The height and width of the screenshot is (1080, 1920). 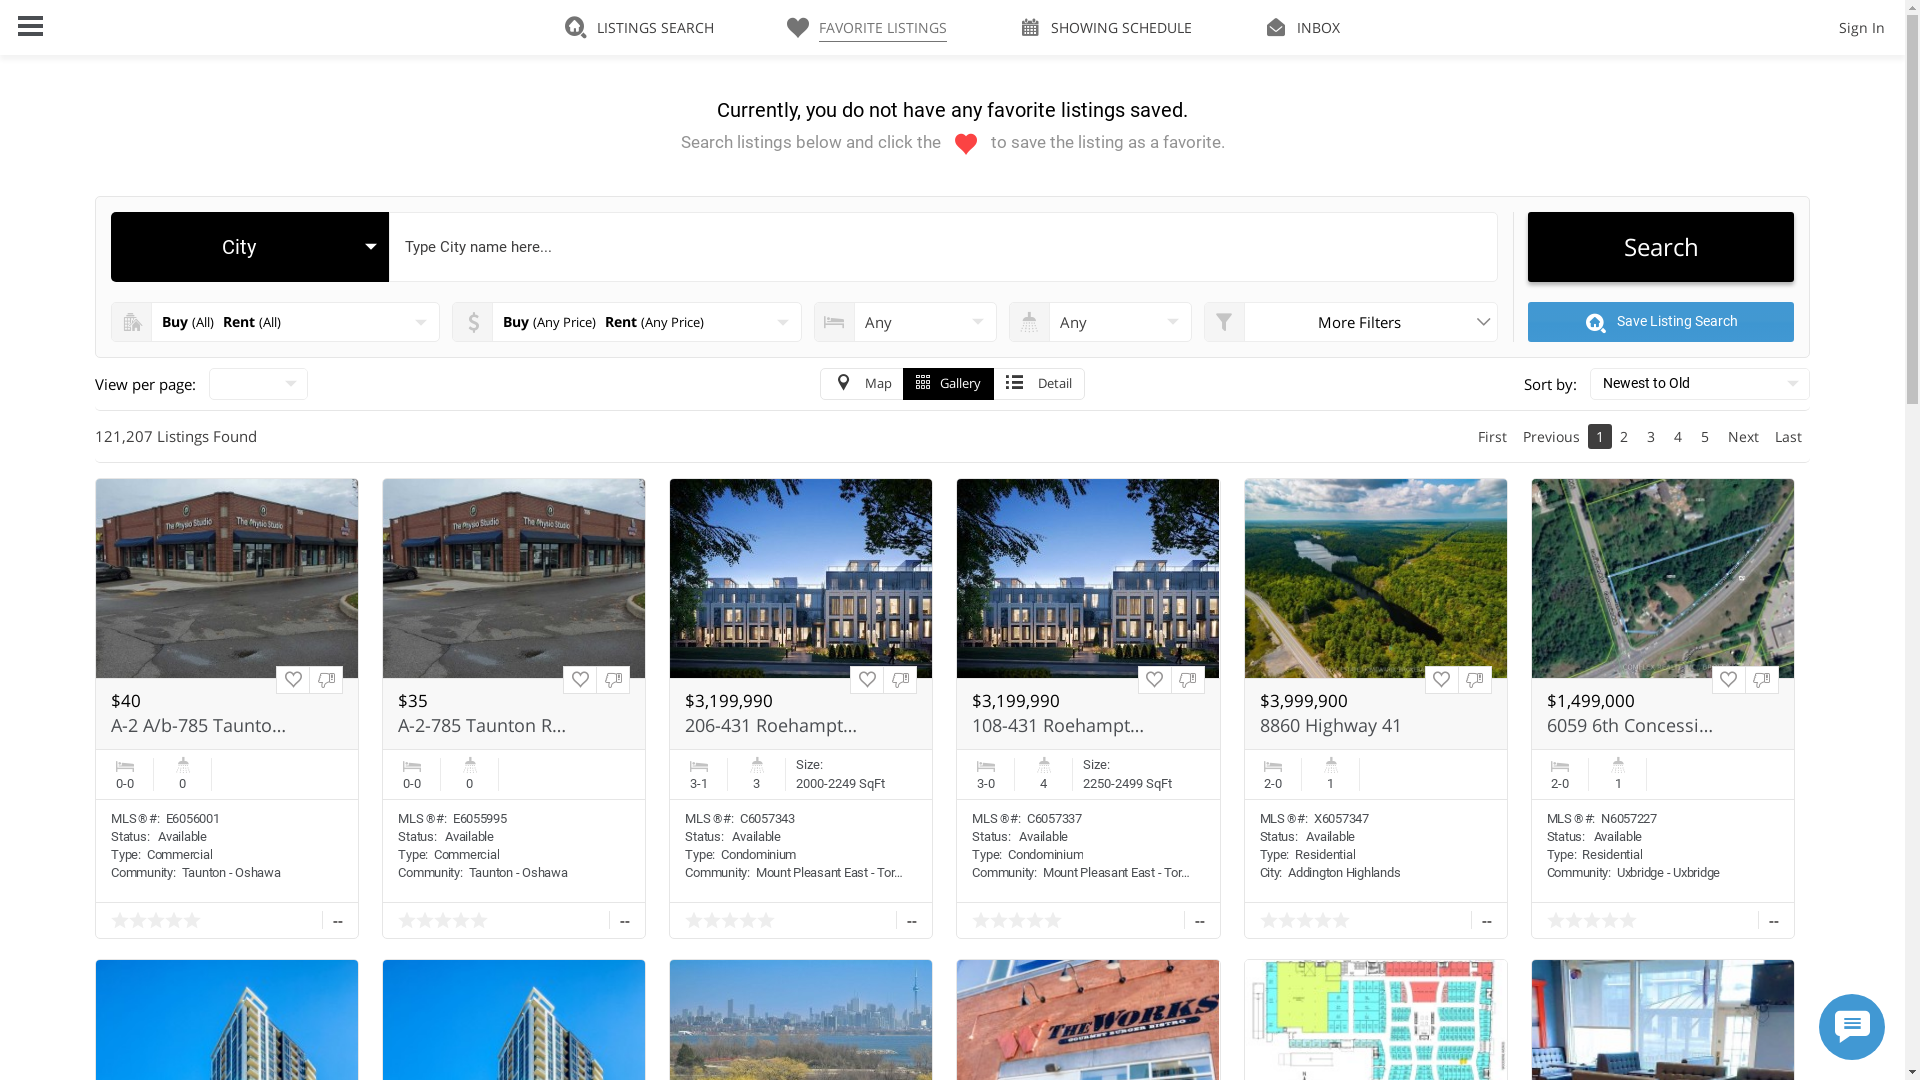 I want to click on 'A-2 A/b-785 Taunton Rd E', so click(x=198, y=725).